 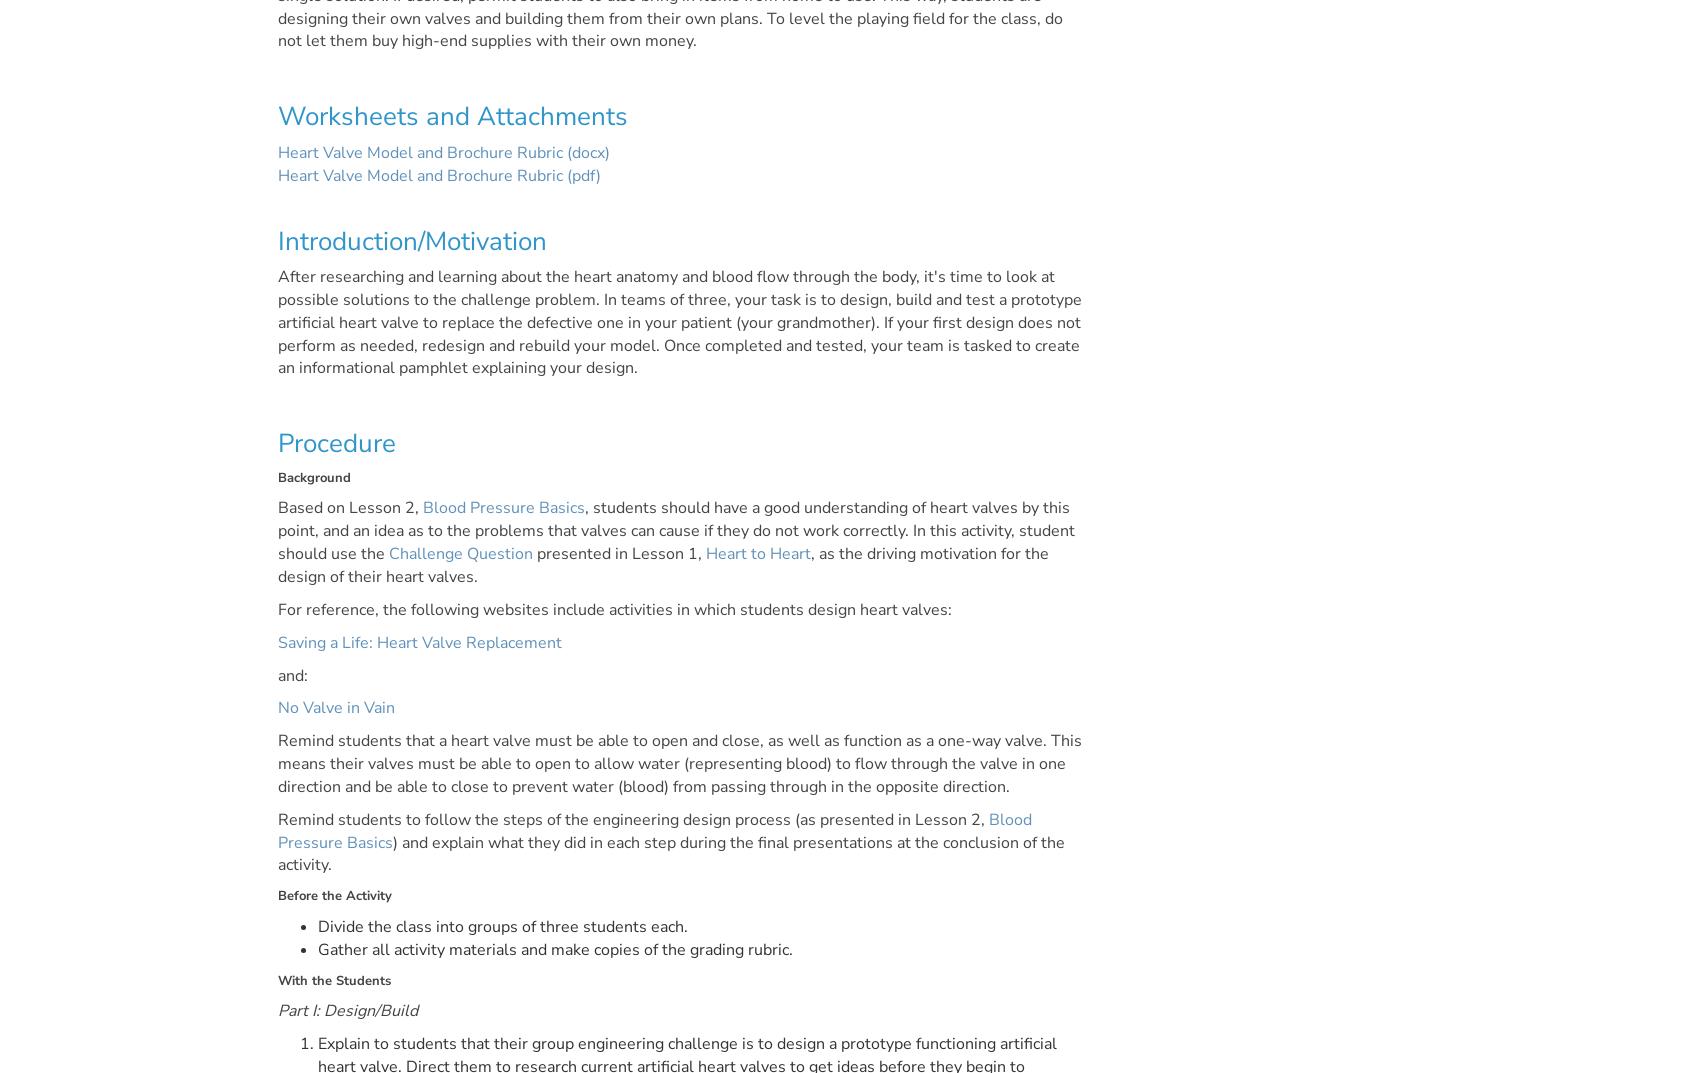 What do you see at coordinates (276, 530) in the screenshot?
I see `', students should have a good understanding of heart valves by this point, and an idea as to the problems that valves can cause if they do not work correctly. In this activity, student should use the'` at bounding box center [276, 530].